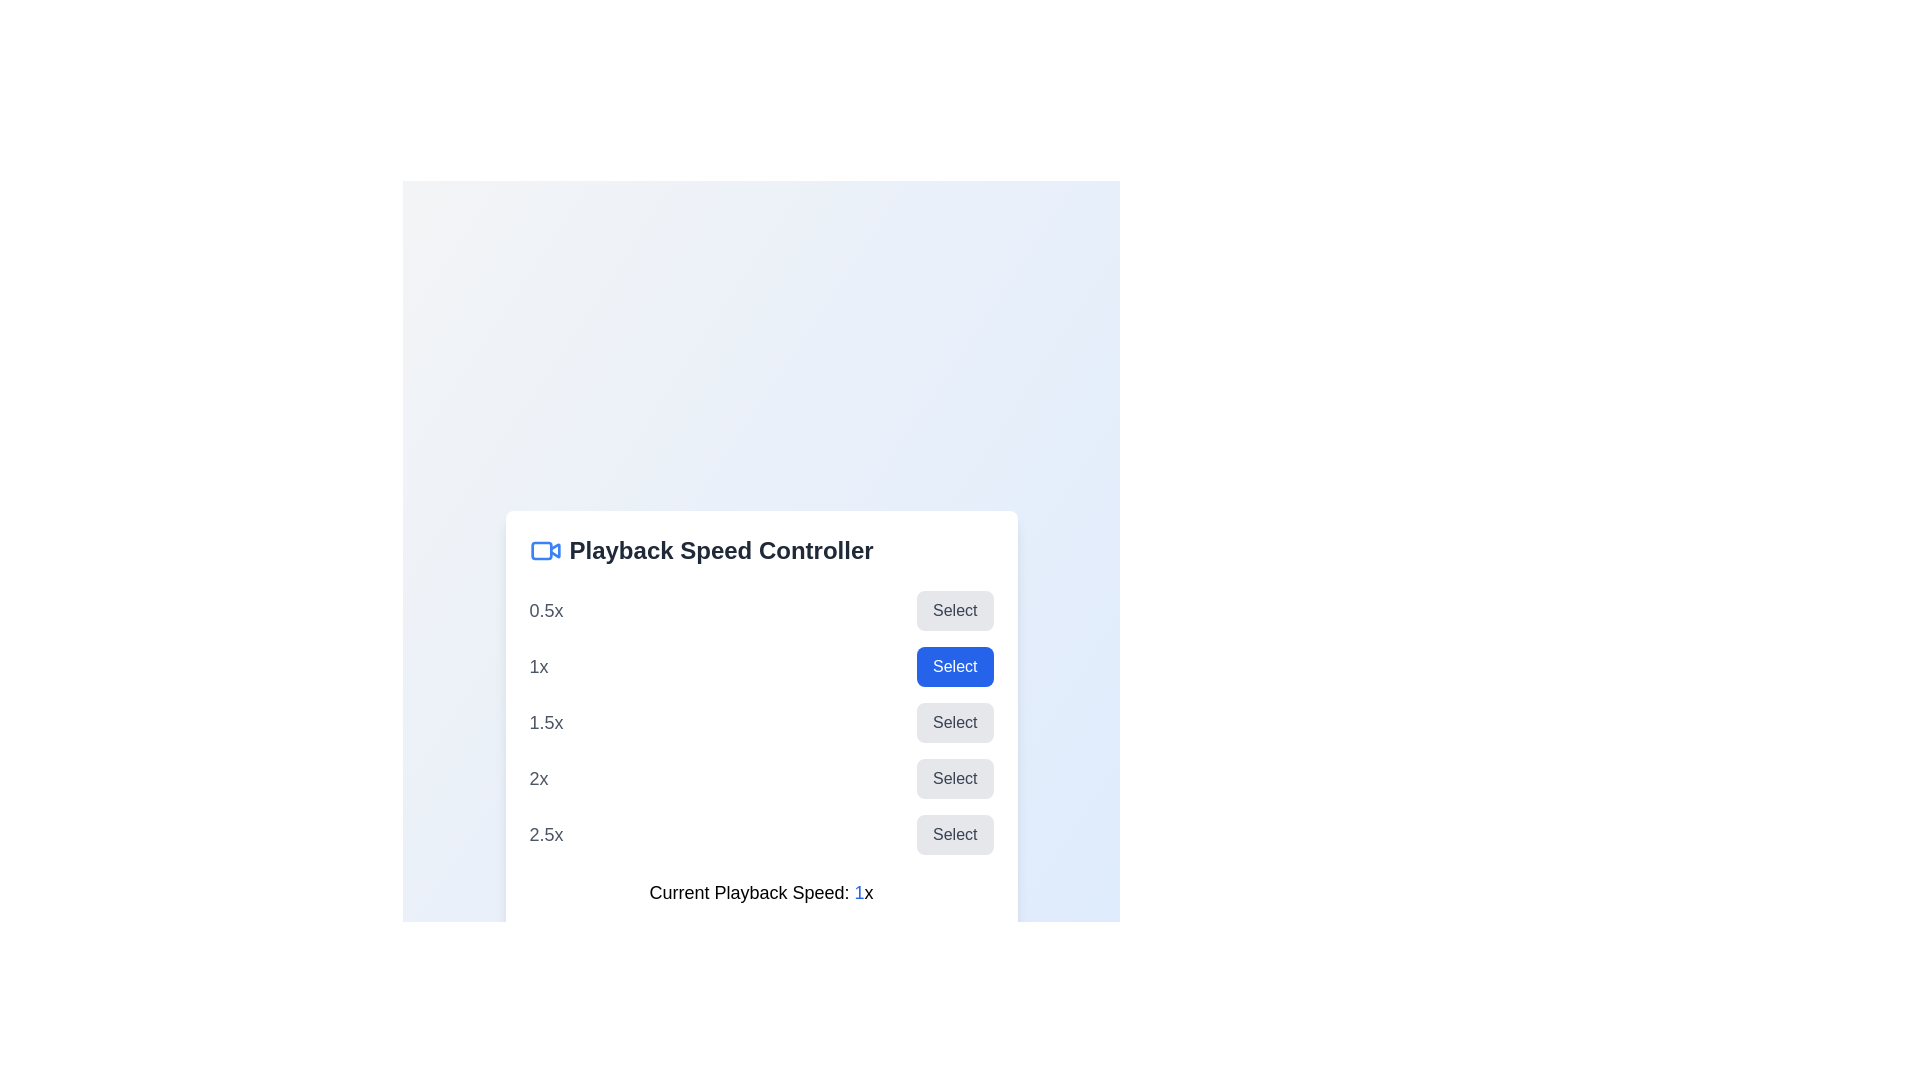 The height and width of the screenshot is (1080, 1920). Describe the element at coordinates (546, 609) in the screenshot. I see `the text label displaying '0.5x', which is styled in bold grey font and located under the 'Playback Speed Controller' header, positioned to the left of the 'Select' button` at that location.